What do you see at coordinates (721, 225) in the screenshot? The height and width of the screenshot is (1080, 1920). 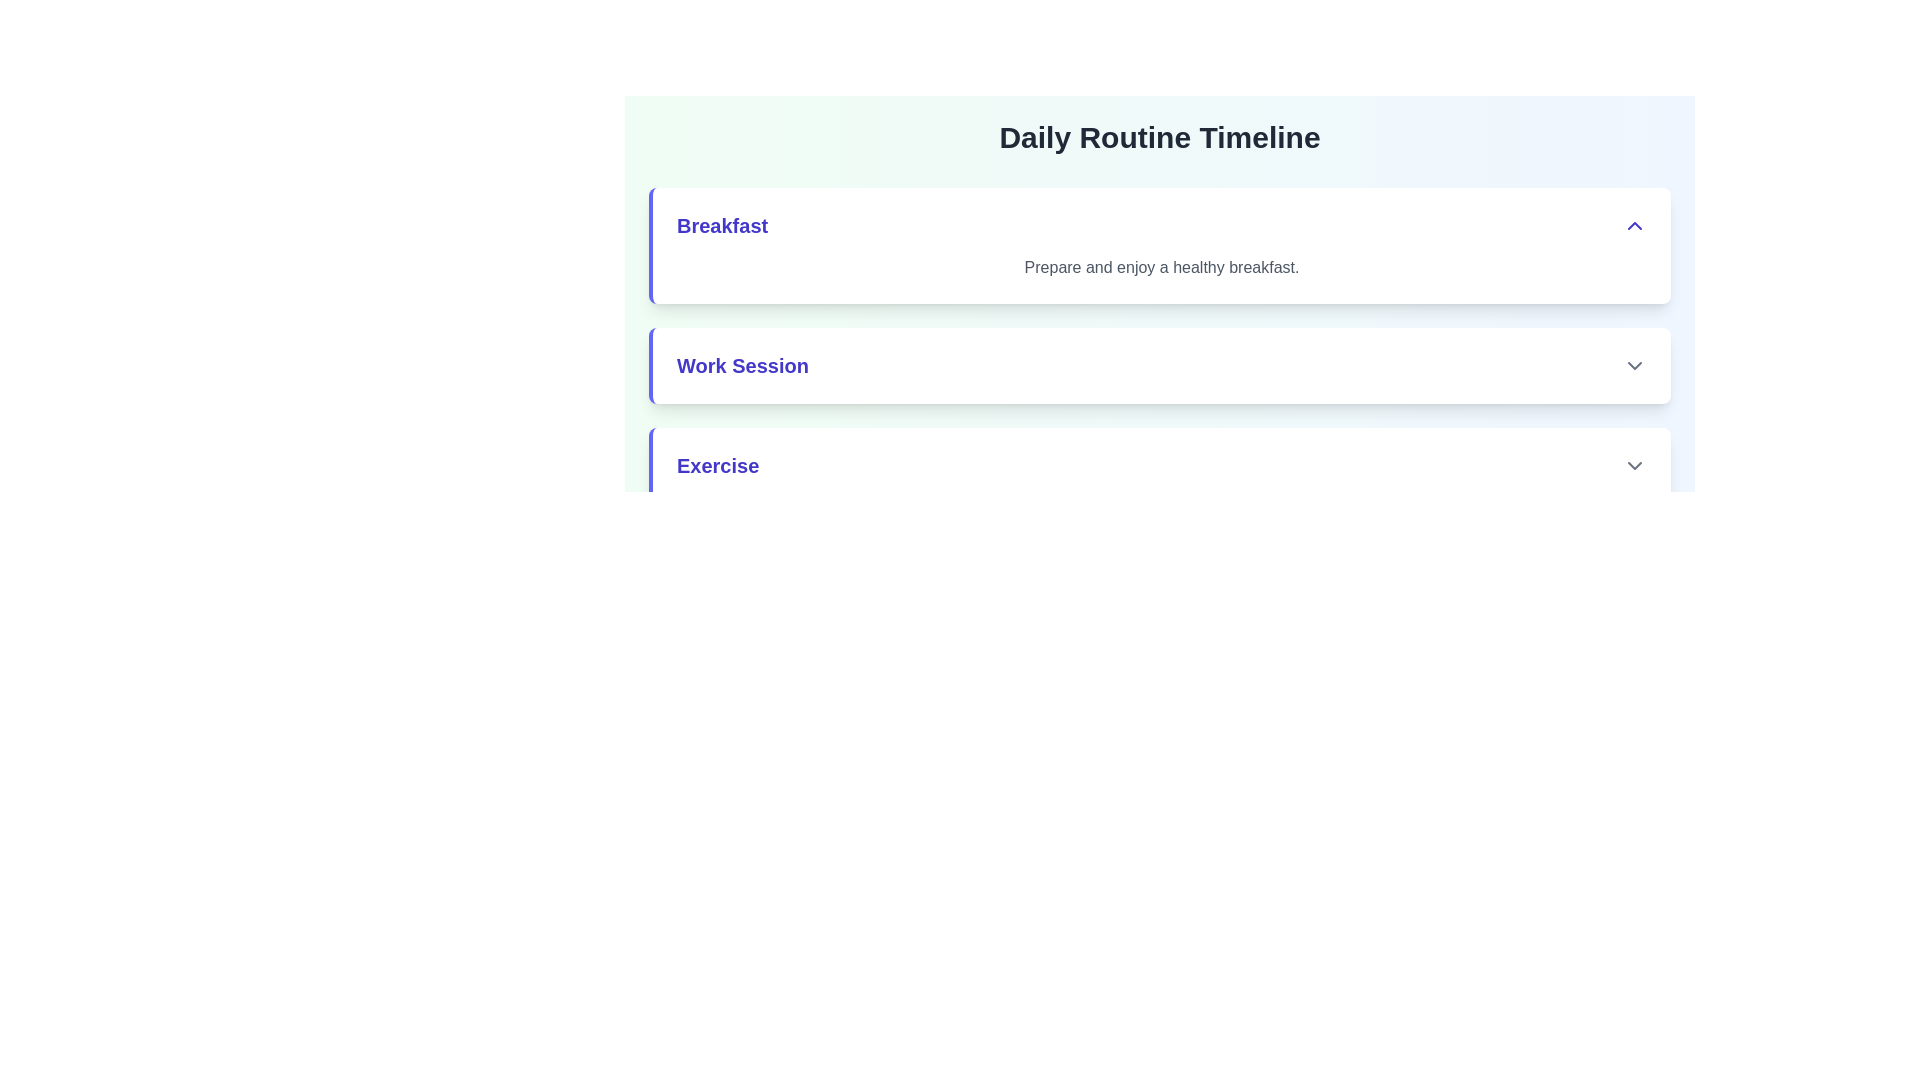 I see `the static text displaying 'Breakfast' in bold indigo font on a white background, located at the top-left corner of its section` at bounding box center [721, 225].